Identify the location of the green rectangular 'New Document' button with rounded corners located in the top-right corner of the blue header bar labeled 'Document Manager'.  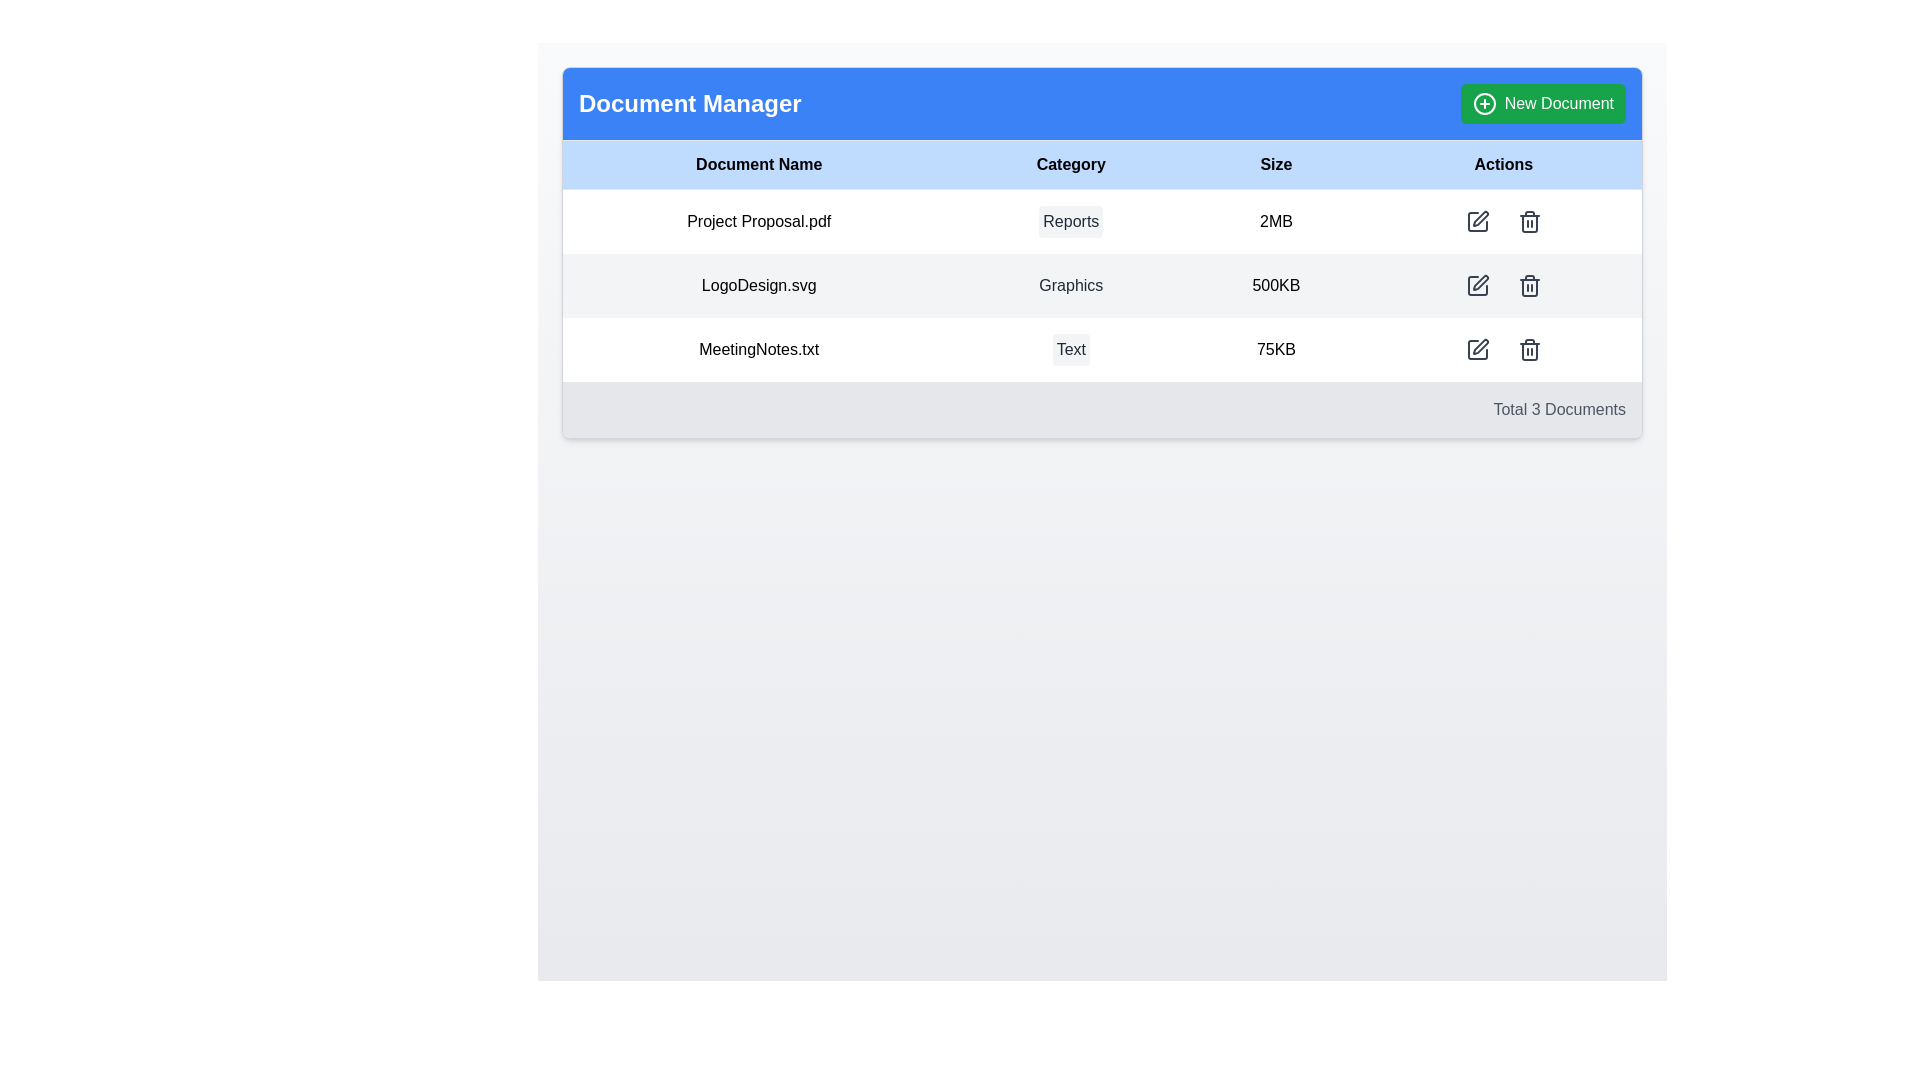
(1542, 104).